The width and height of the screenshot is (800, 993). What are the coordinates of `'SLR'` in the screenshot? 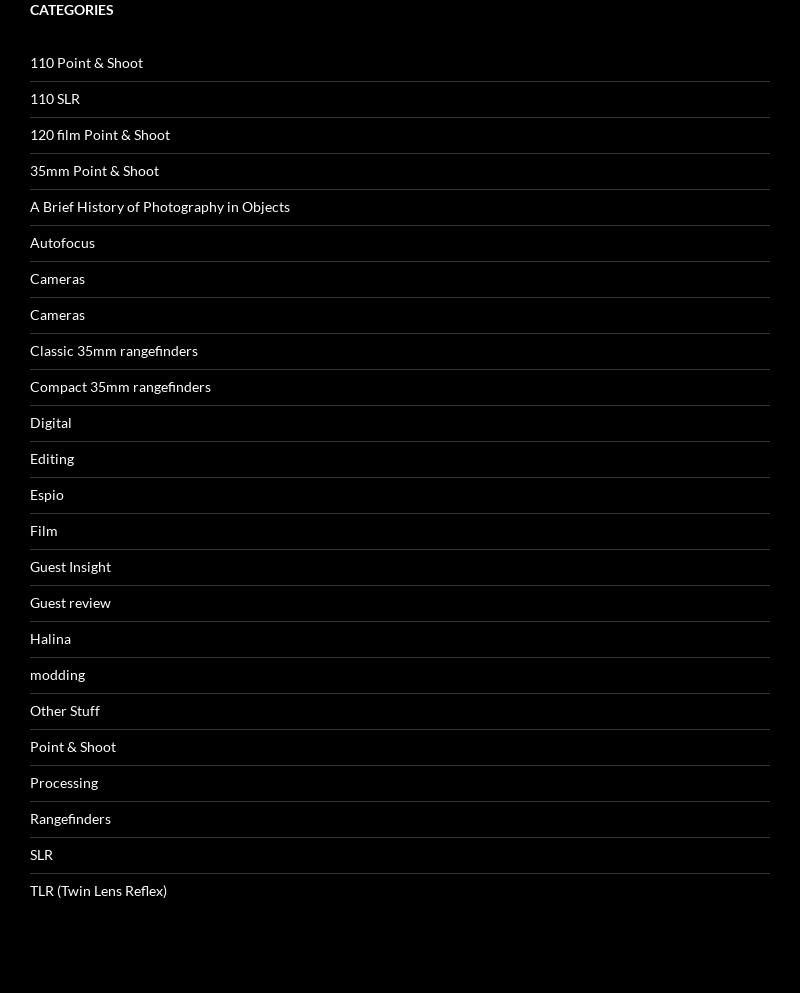 It's located at (40, 572).